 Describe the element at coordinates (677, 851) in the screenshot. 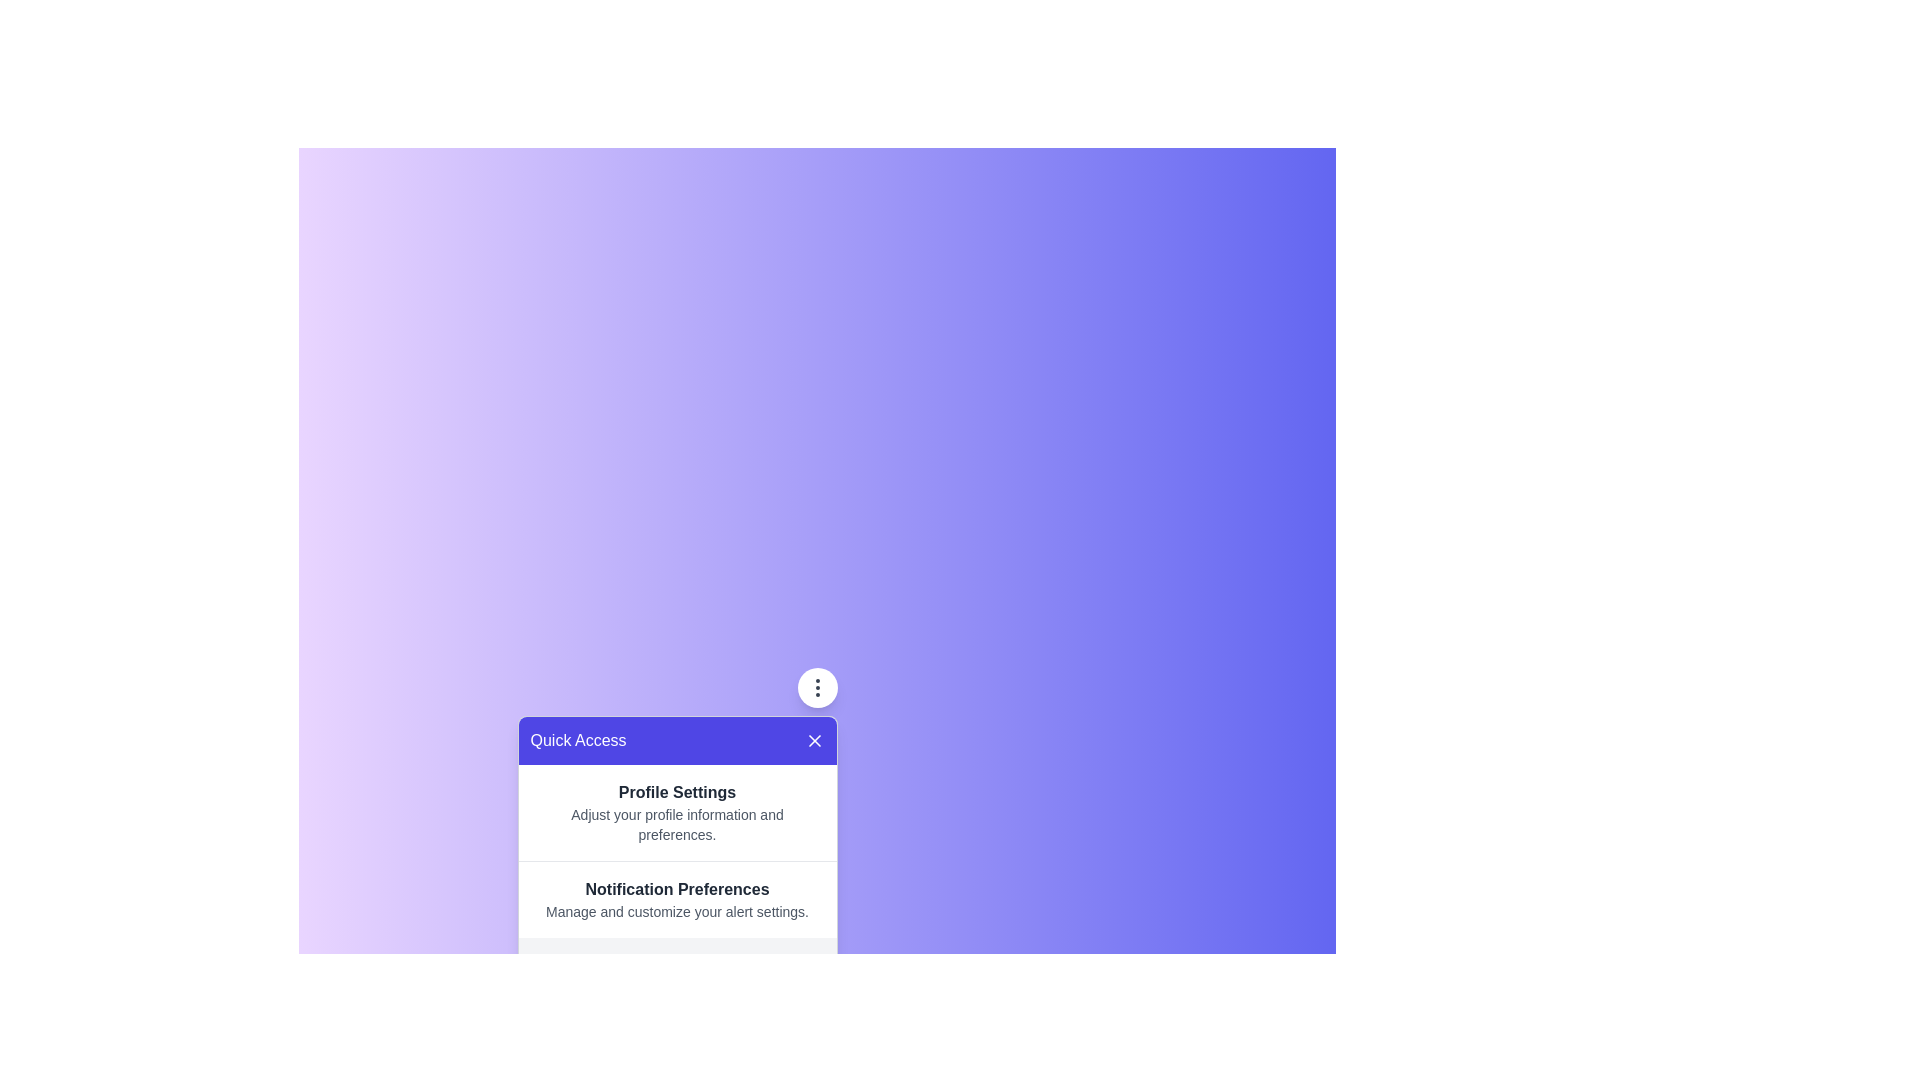

I see `descriptions for the options 'Profile Settings' and 'Notification Preferences' in the composite list element located beneath the 'Quick Access' section` at that location.